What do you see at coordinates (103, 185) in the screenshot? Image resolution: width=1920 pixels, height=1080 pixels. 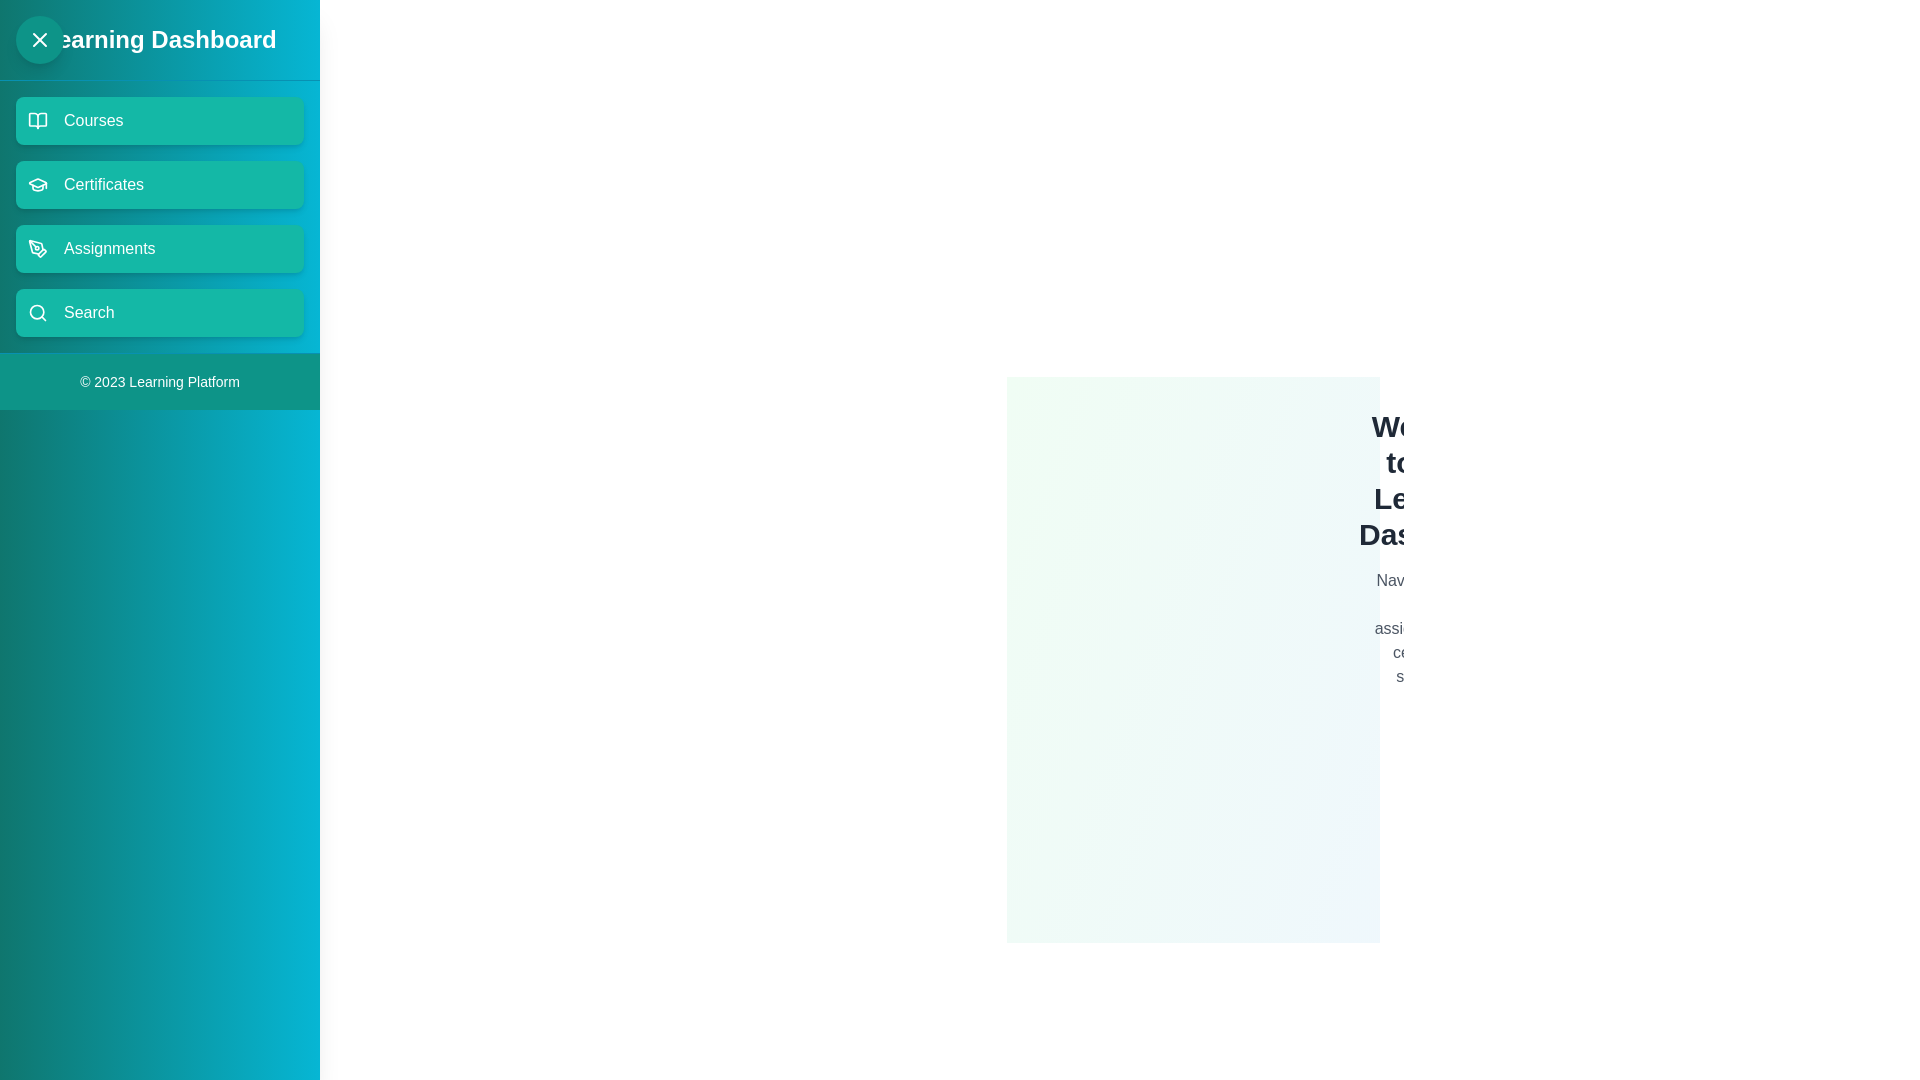 I see `the 'Certificates' text label within the sidebar navigation menu` at bounding box center [103, 185].